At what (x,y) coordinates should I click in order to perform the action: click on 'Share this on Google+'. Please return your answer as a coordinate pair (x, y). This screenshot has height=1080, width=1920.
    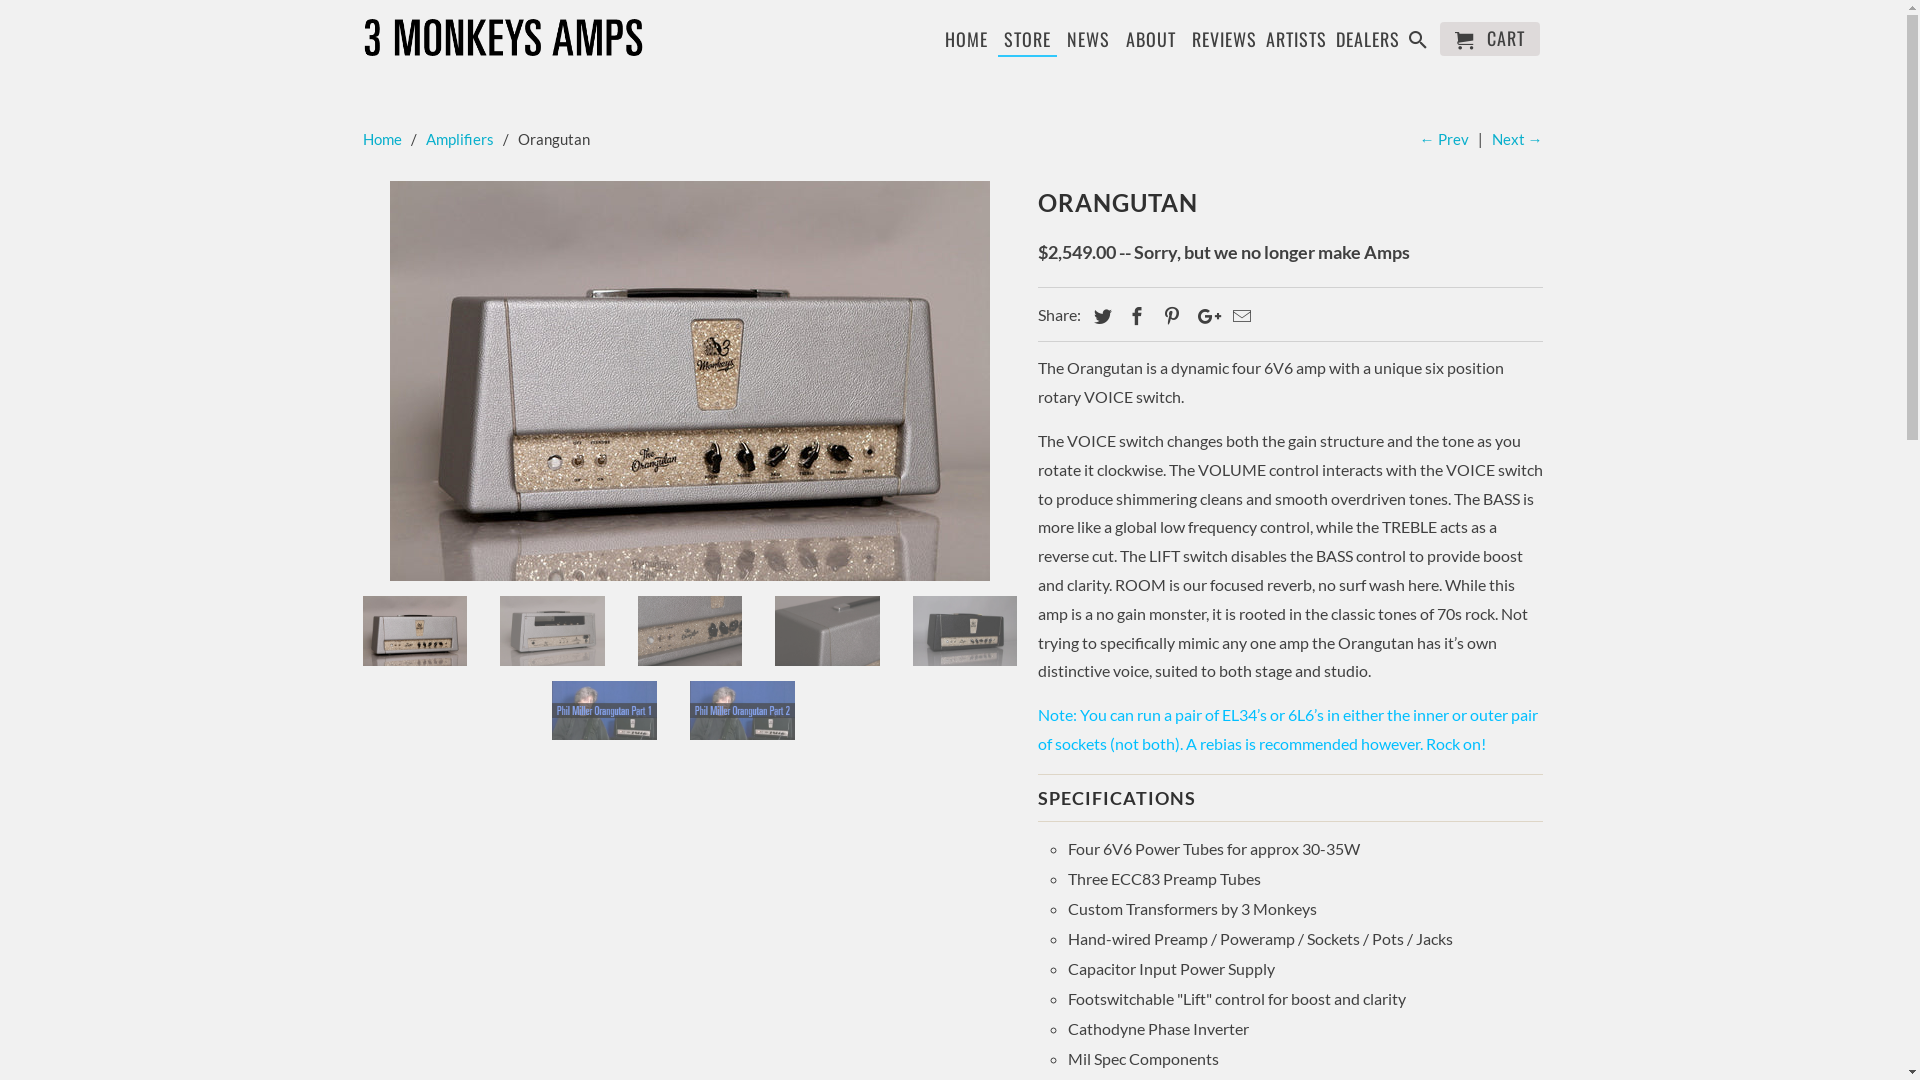
    Looking at the image, I should click on (1188, 315).